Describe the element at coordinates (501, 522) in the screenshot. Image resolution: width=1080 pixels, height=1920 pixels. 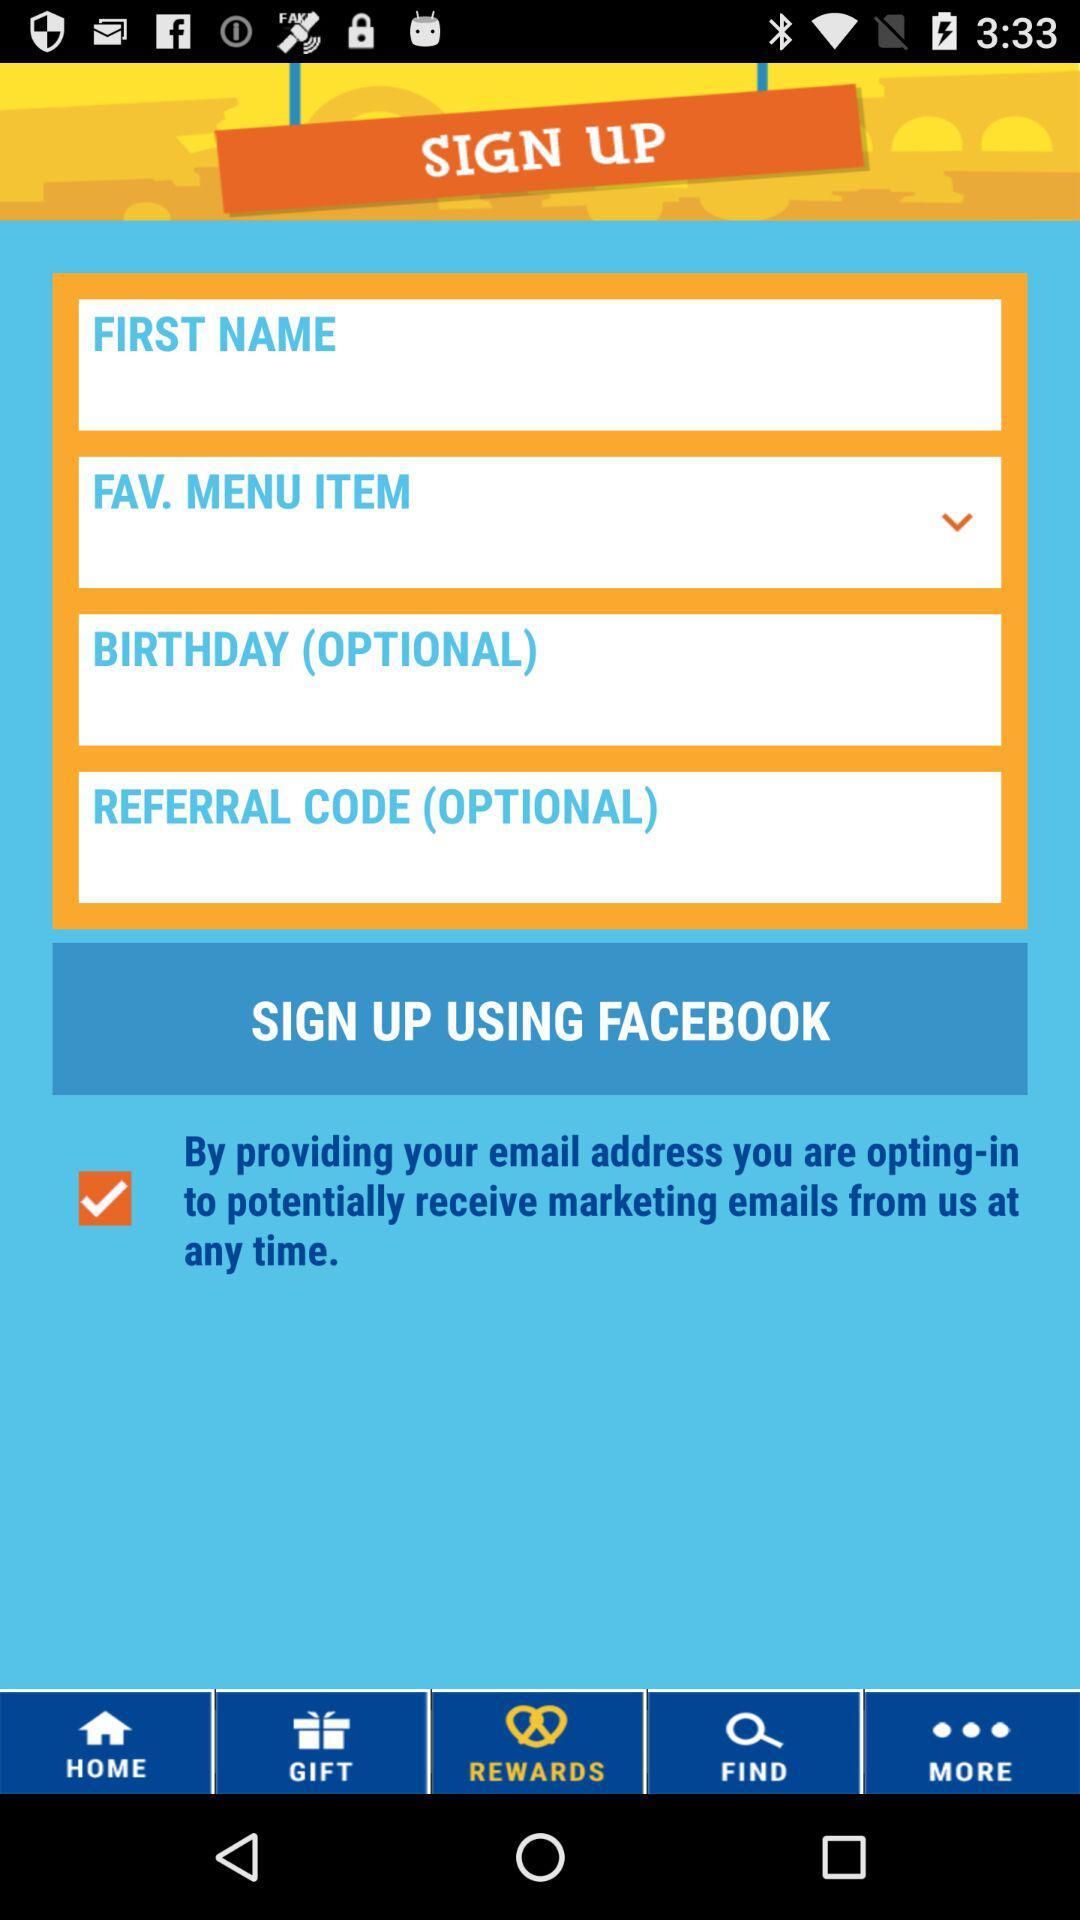
I see `favorite menu item` at that location.